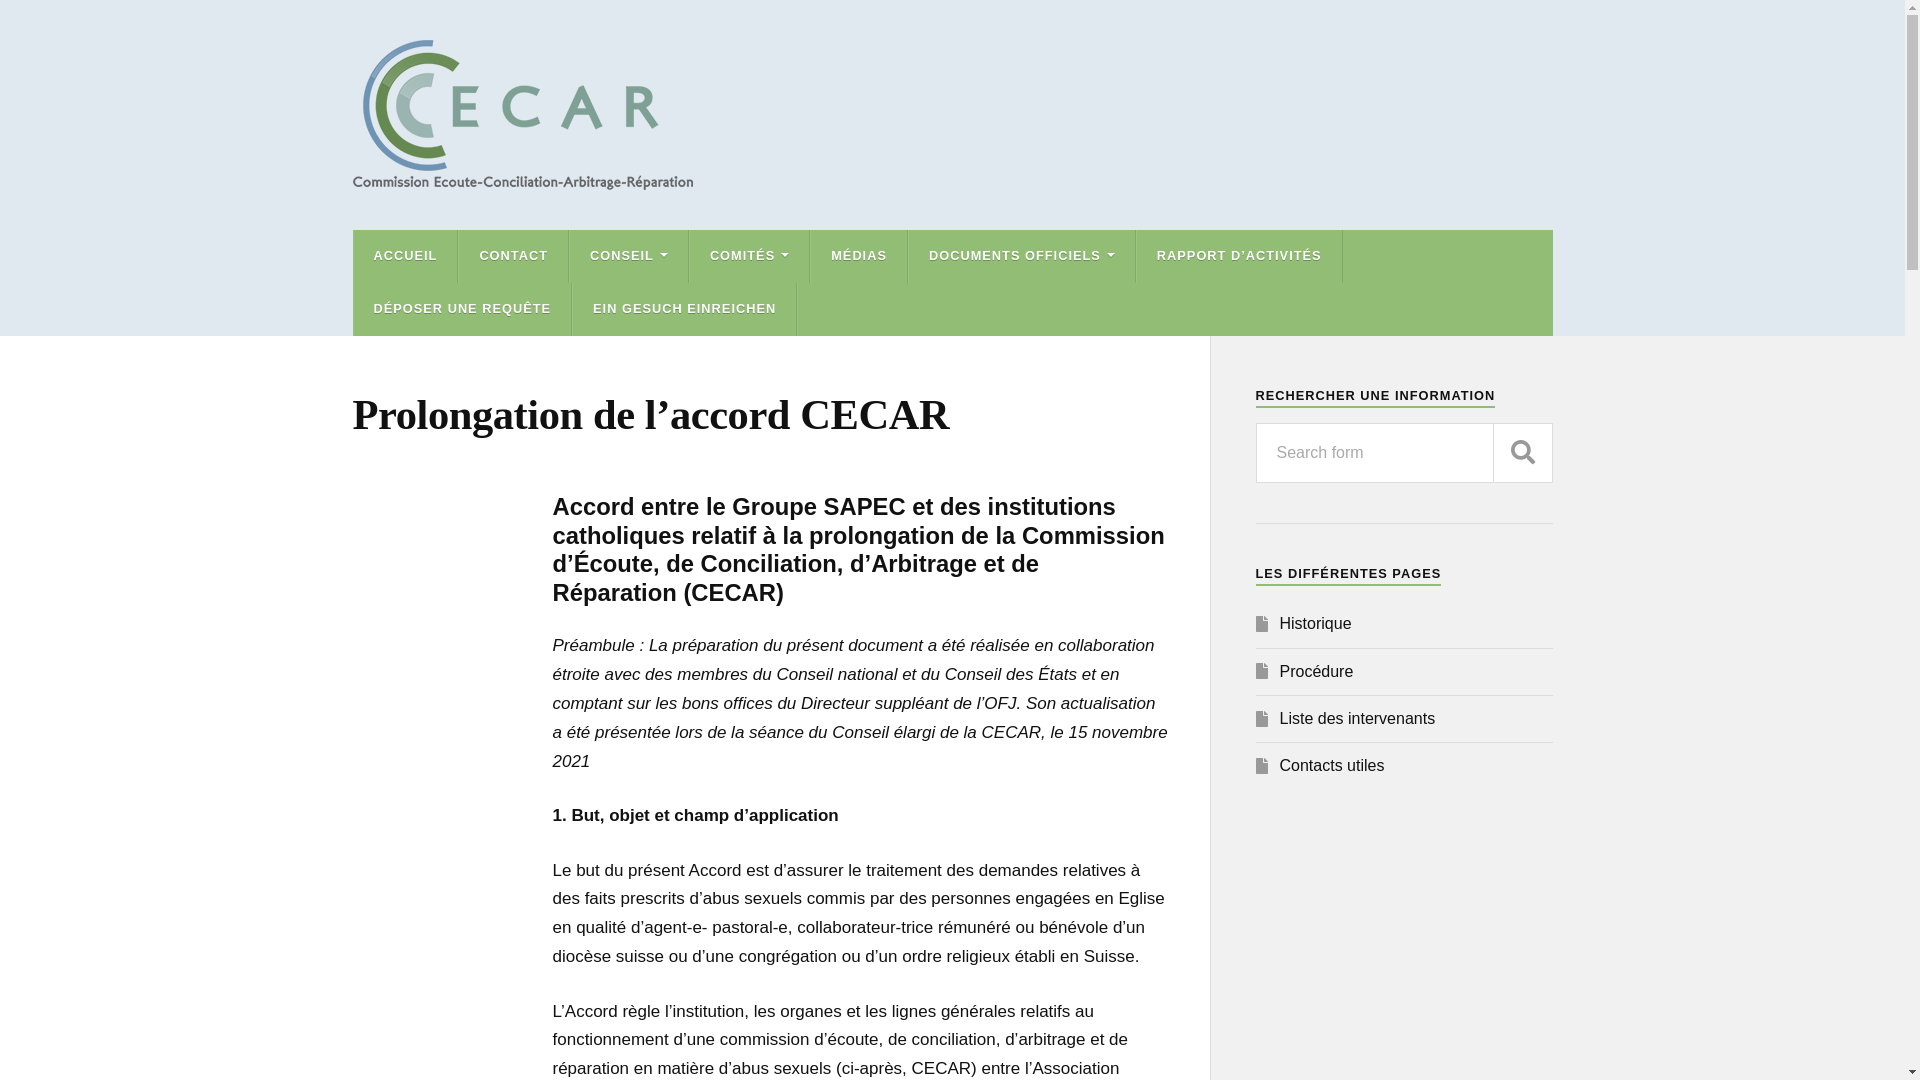  I want to click on 'ACCUEIL', so click(405, 255).